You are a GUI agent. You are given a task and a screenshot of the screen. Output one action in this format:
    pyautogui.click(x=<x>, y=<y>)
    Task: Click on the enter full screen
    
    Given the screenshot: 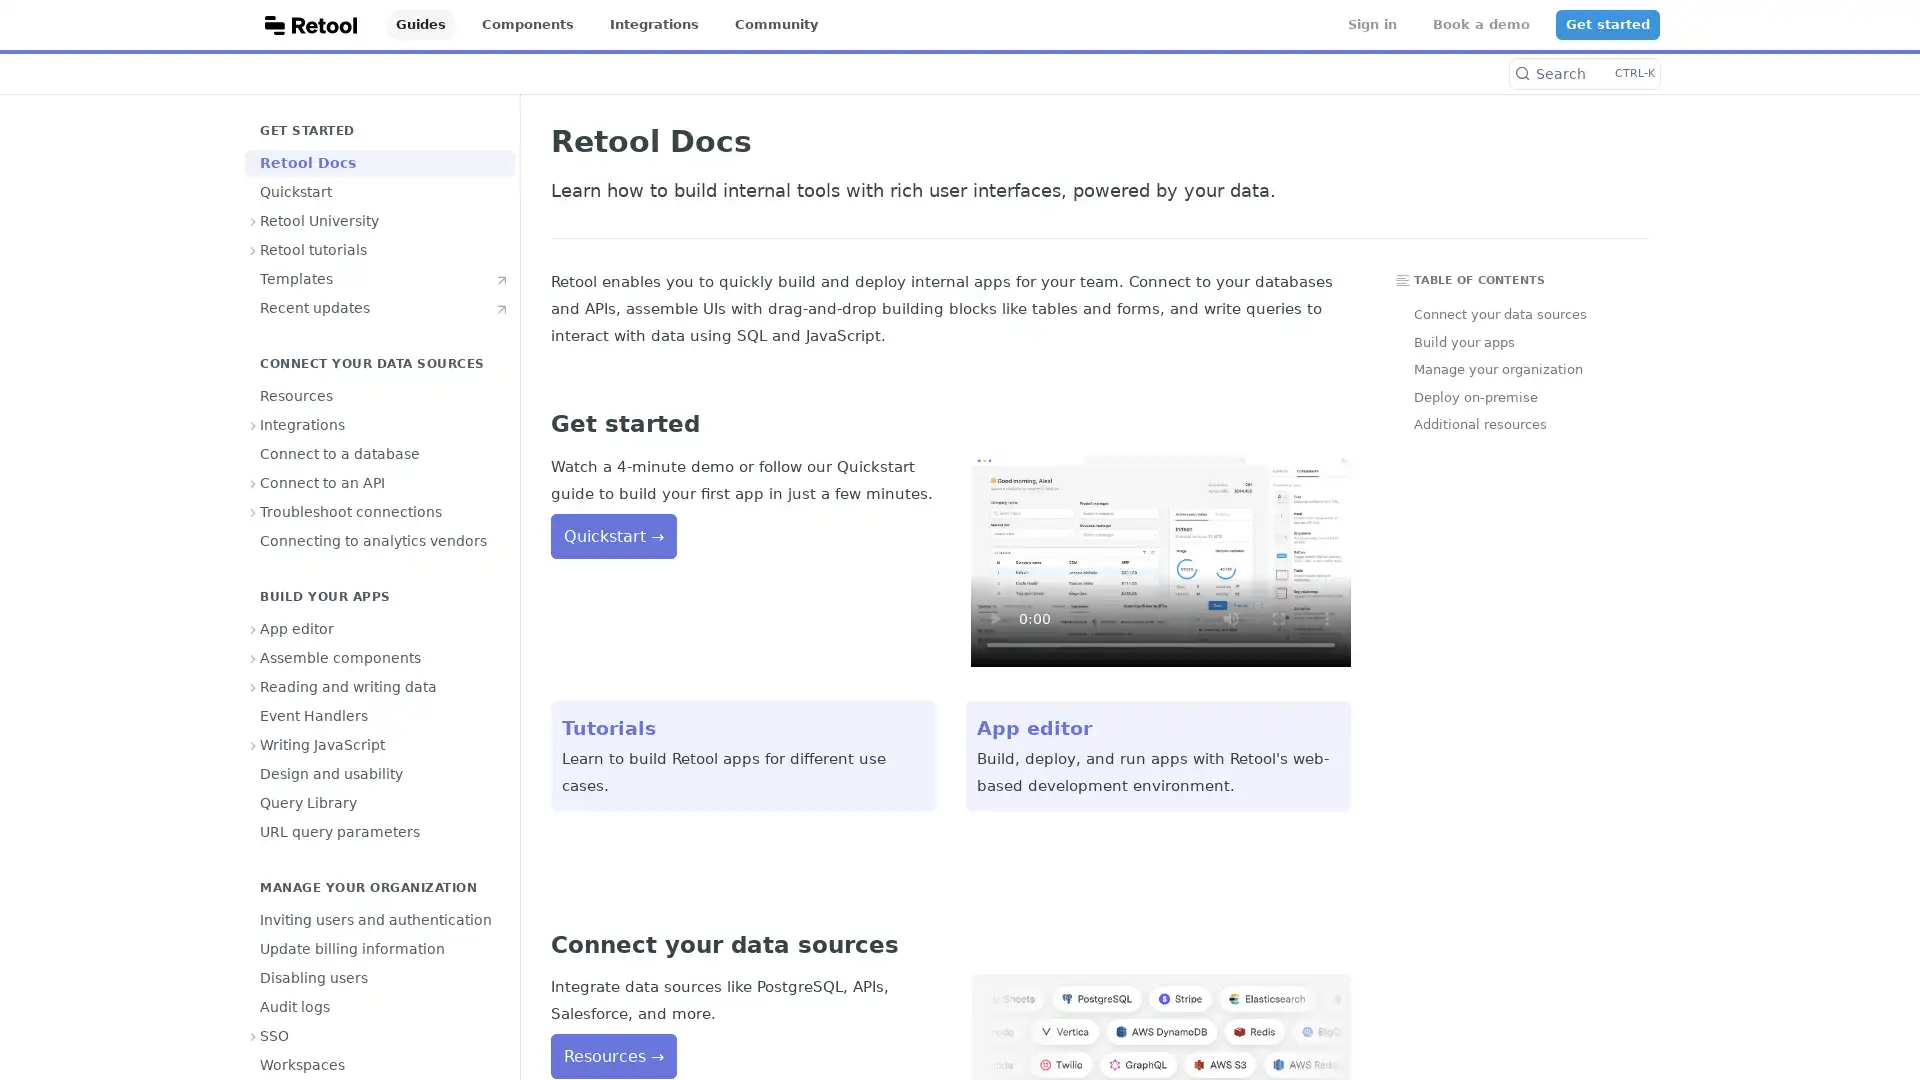 What is the action you would take?
    pyautogui.click(x=1277, y=617)
    